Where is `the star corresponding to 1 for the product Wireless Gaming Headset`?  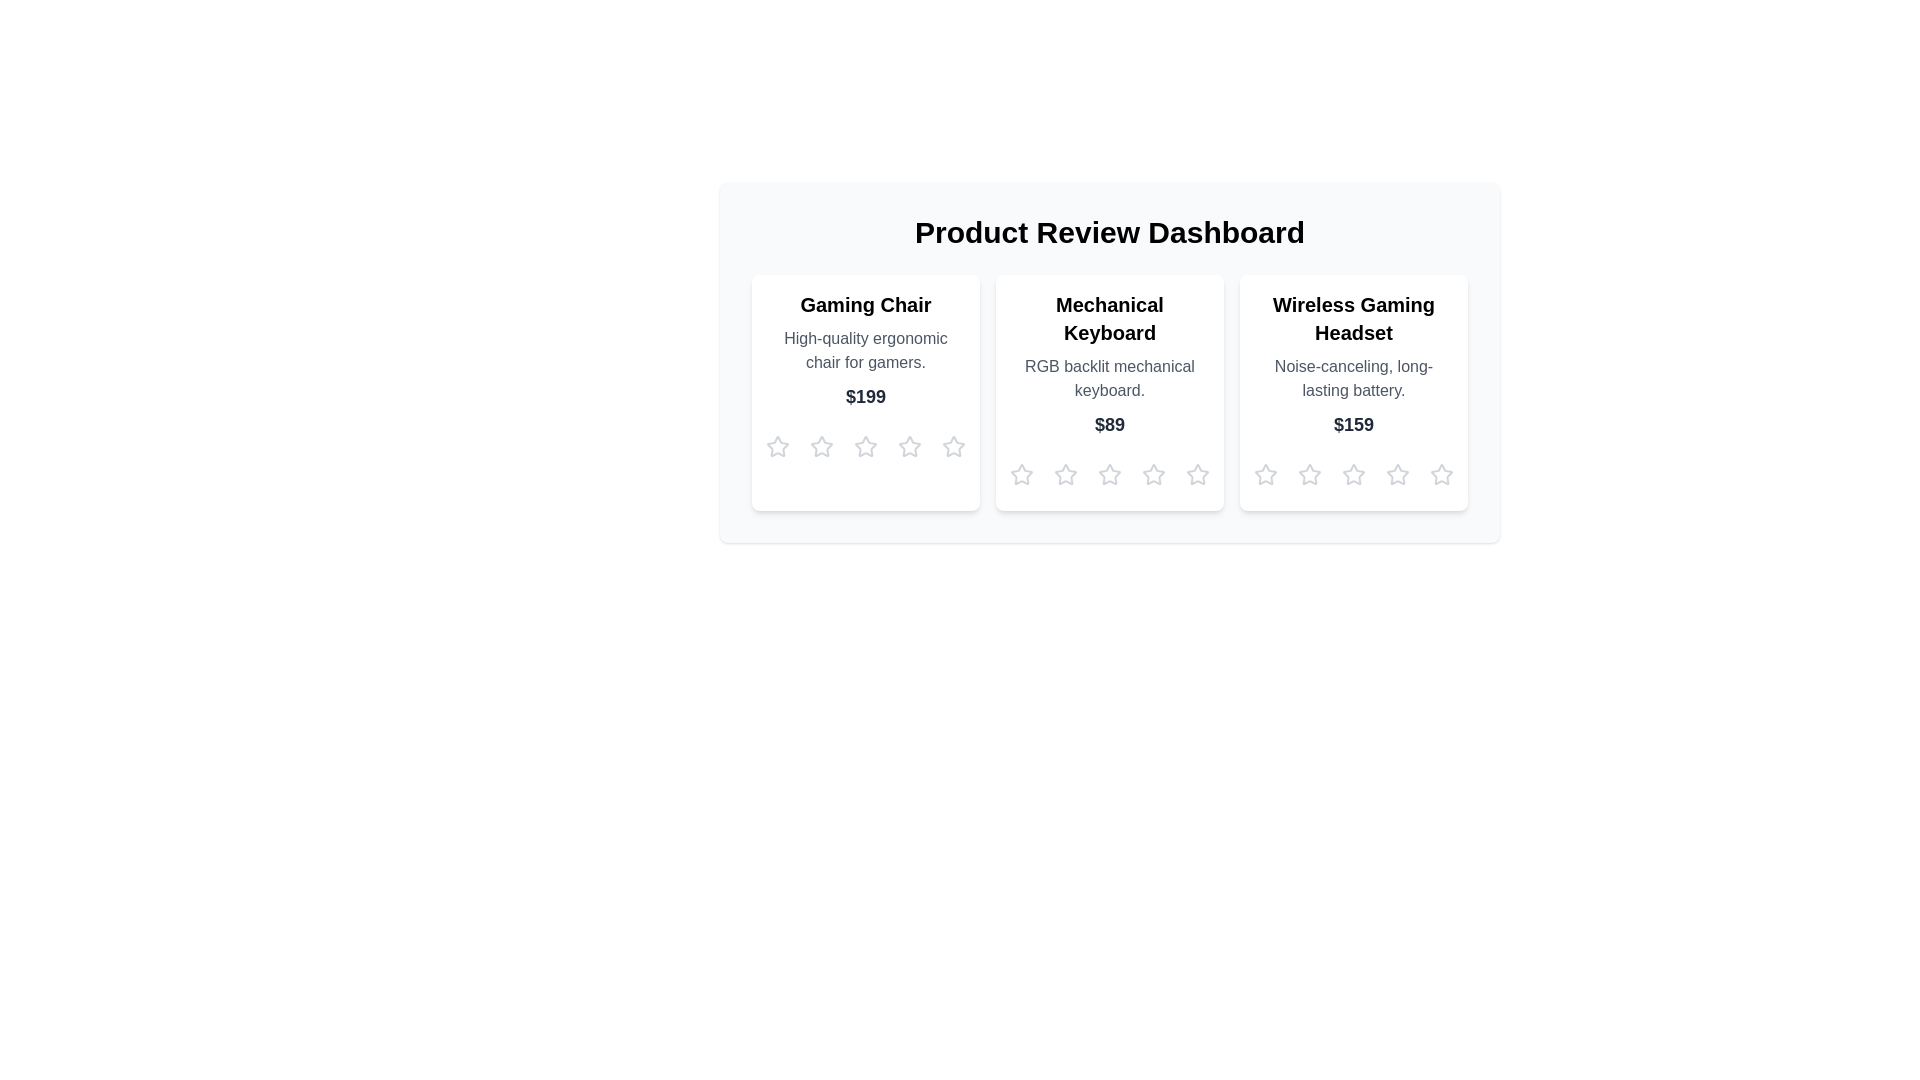
the star corresponding to 1 for the product Wireless Gaming Headset is located at coordinates (1265, 474).